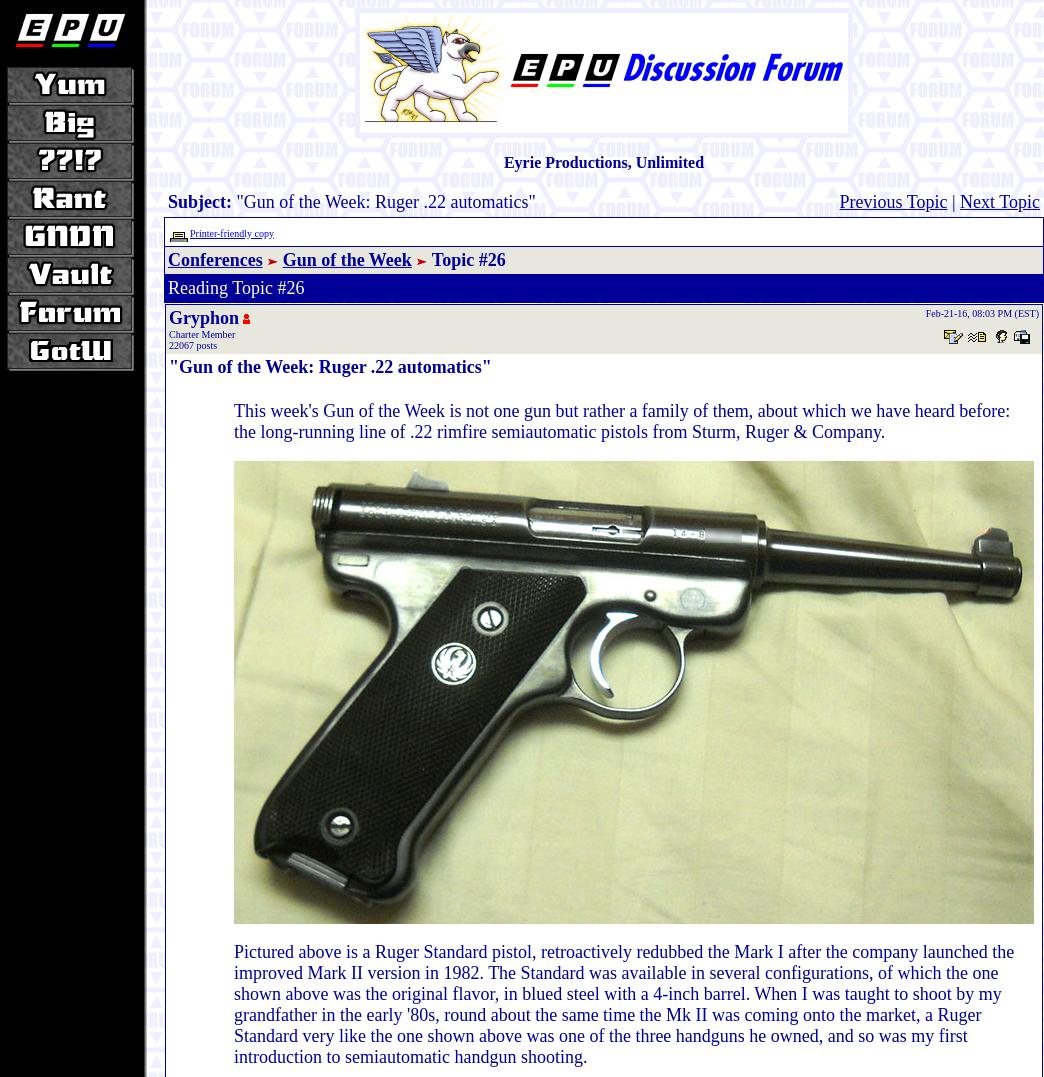 The image size is (1044, 1077). Describe the element at coordinates (233, 1003) in the screenshot. I see `'Pictured above is a Ruger Standard pistol, retroactively redubbed the Mark I after the company launched the improved Mark II version in 1982.  The Standard was available in several configurations, of which the one shown above was the original flavor, in blued steel with a 4-inch barrel.  When I was taught to shoot by my grandfather in the early '80s, round about the same time the Mk II was coming onto the market, a Ruger Standard very like the one shown above was one of the three handguns he owned, and so was my first introduction to semiautomatic handgun shooting.'` at that location.